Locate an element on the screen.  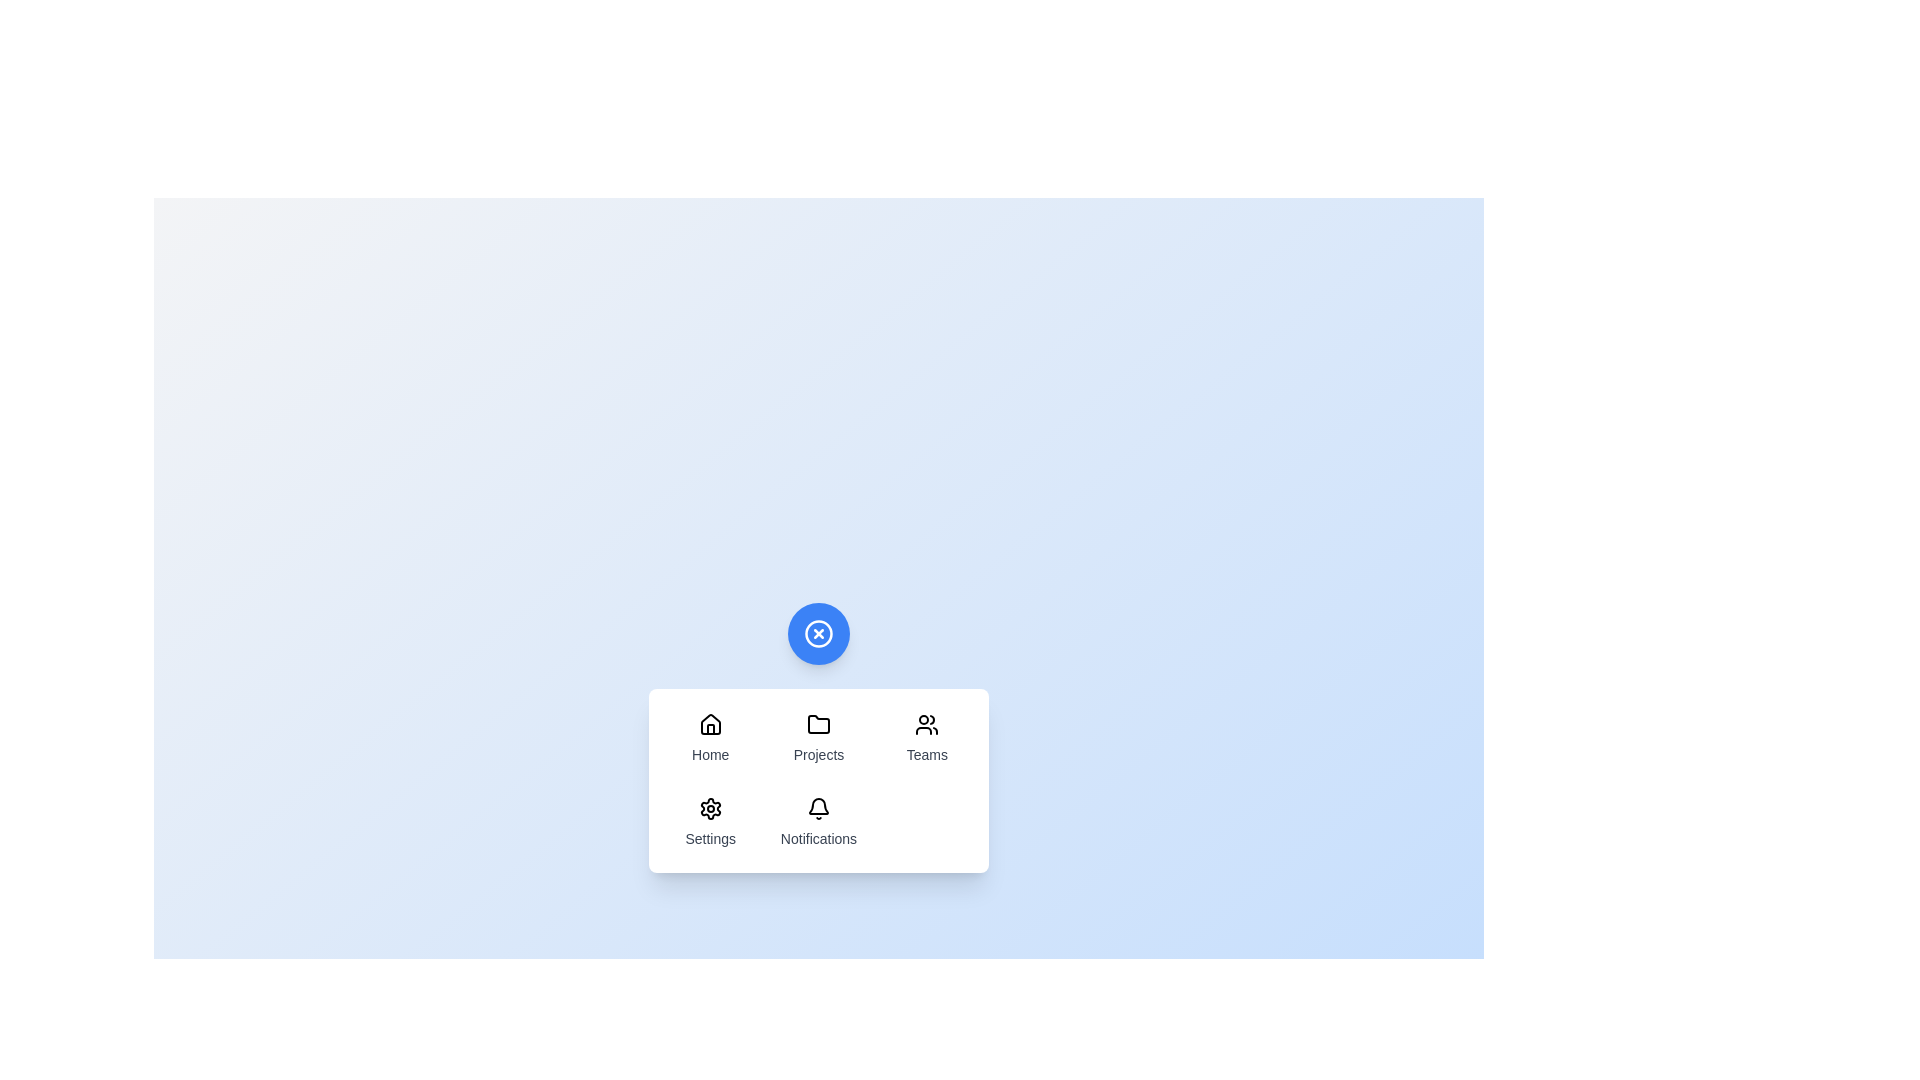
the menu item labeled Home is located at coordinates (710, 739).